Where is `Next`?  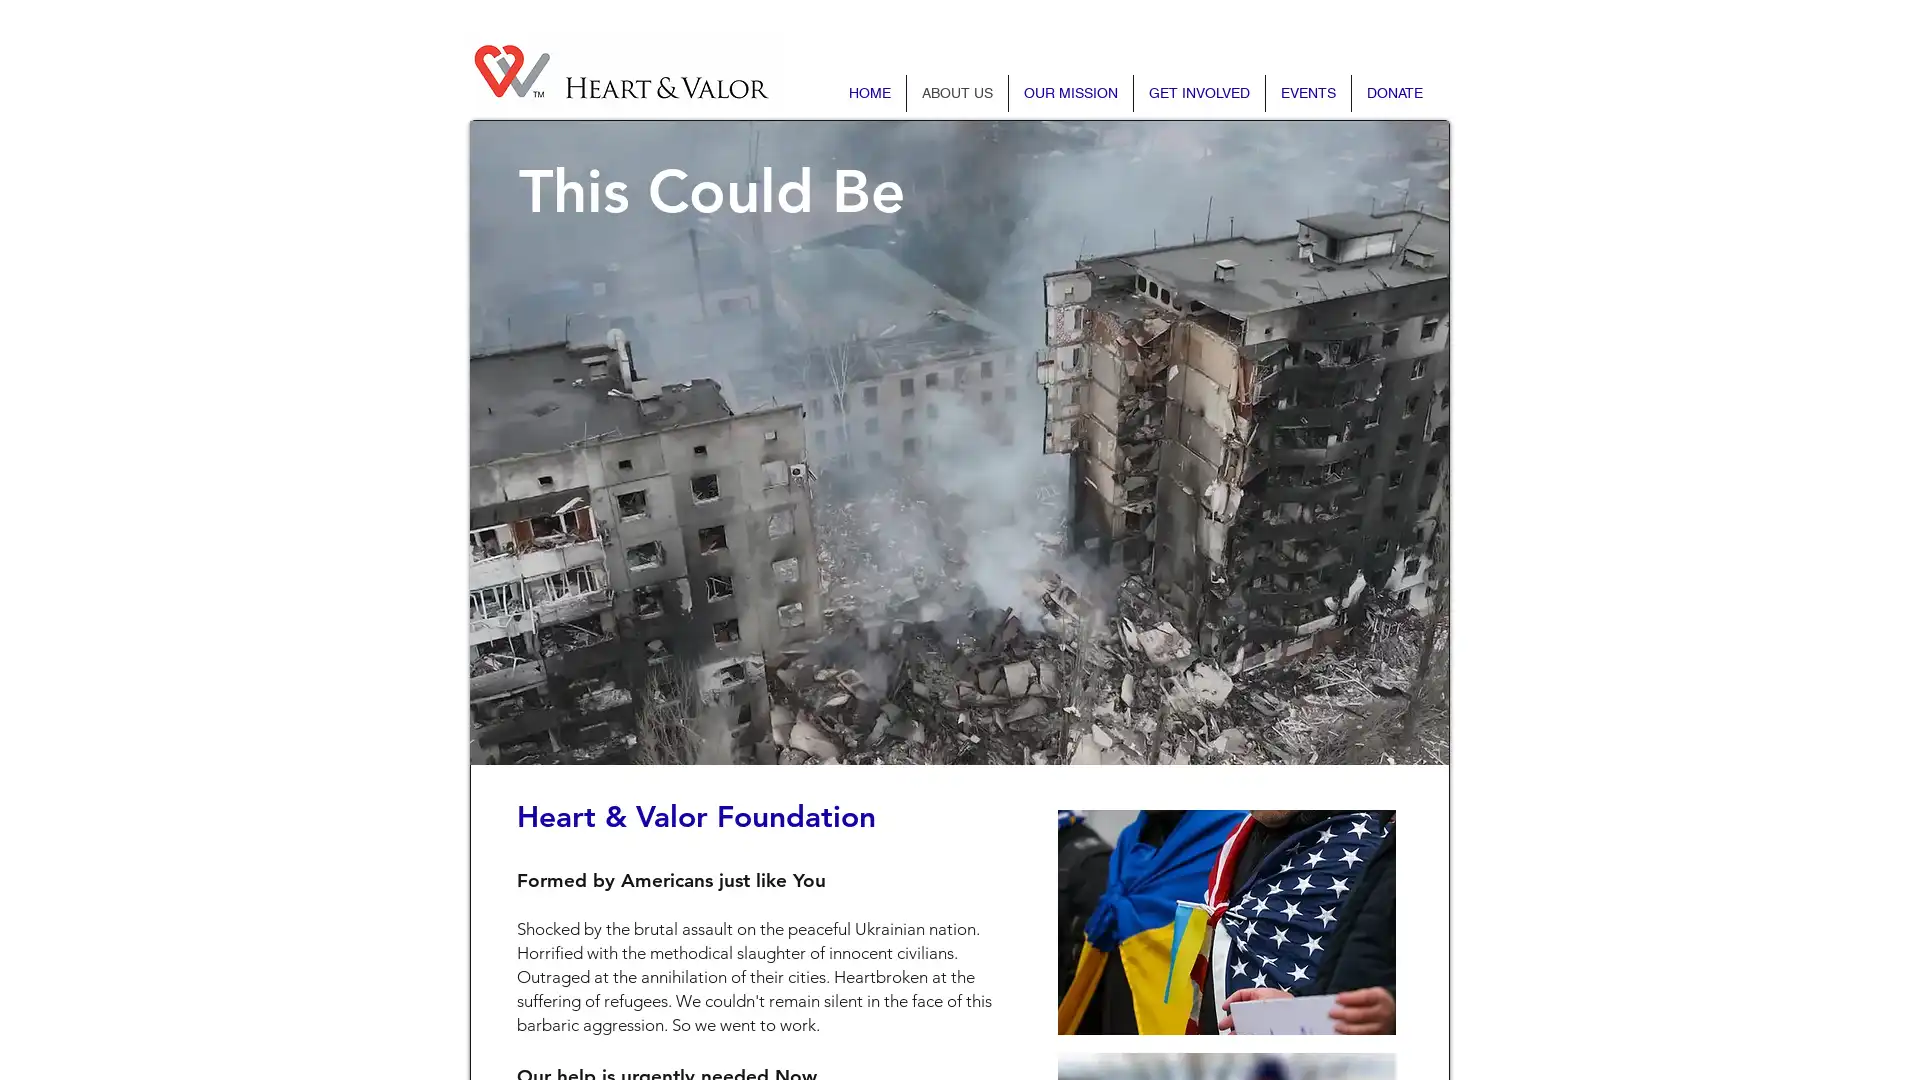
Next is located at coordinates (1375, 441).